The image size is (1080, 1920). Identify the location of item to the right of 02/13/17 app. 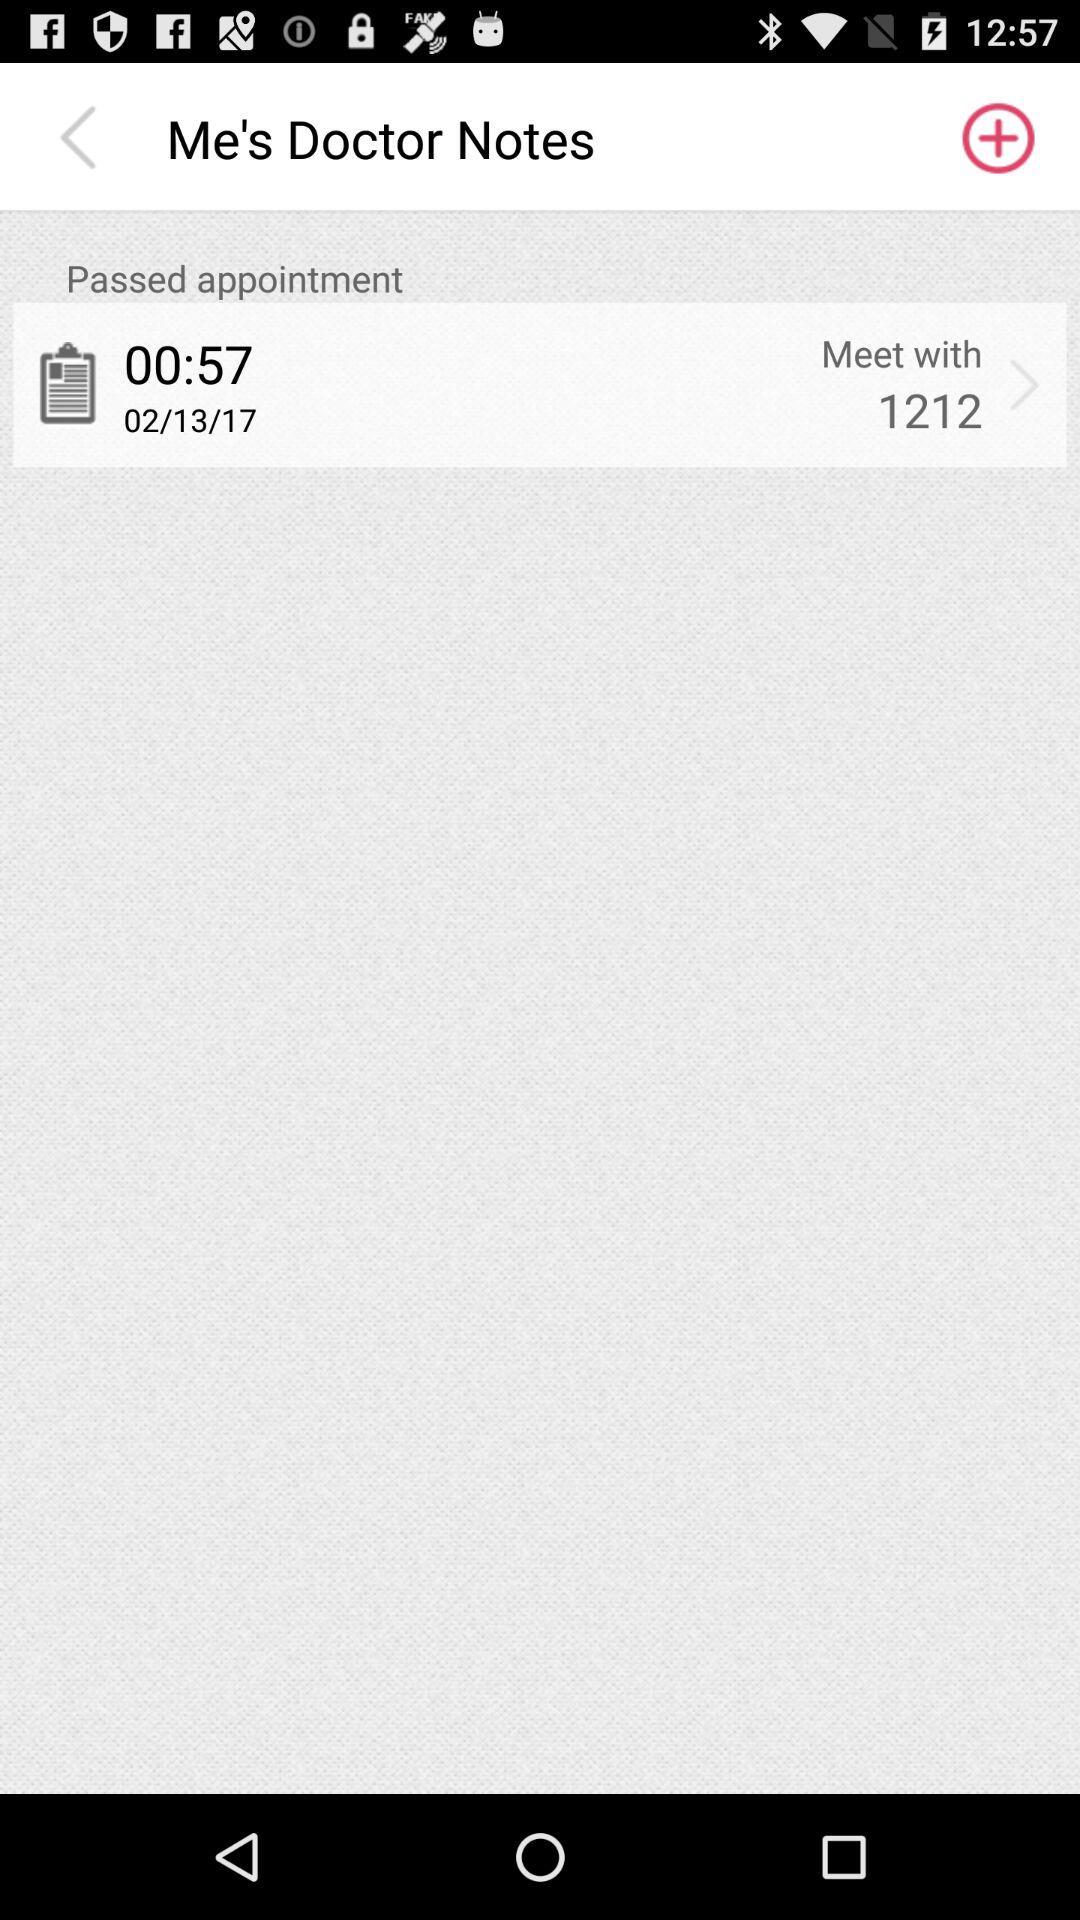
(929, 408).